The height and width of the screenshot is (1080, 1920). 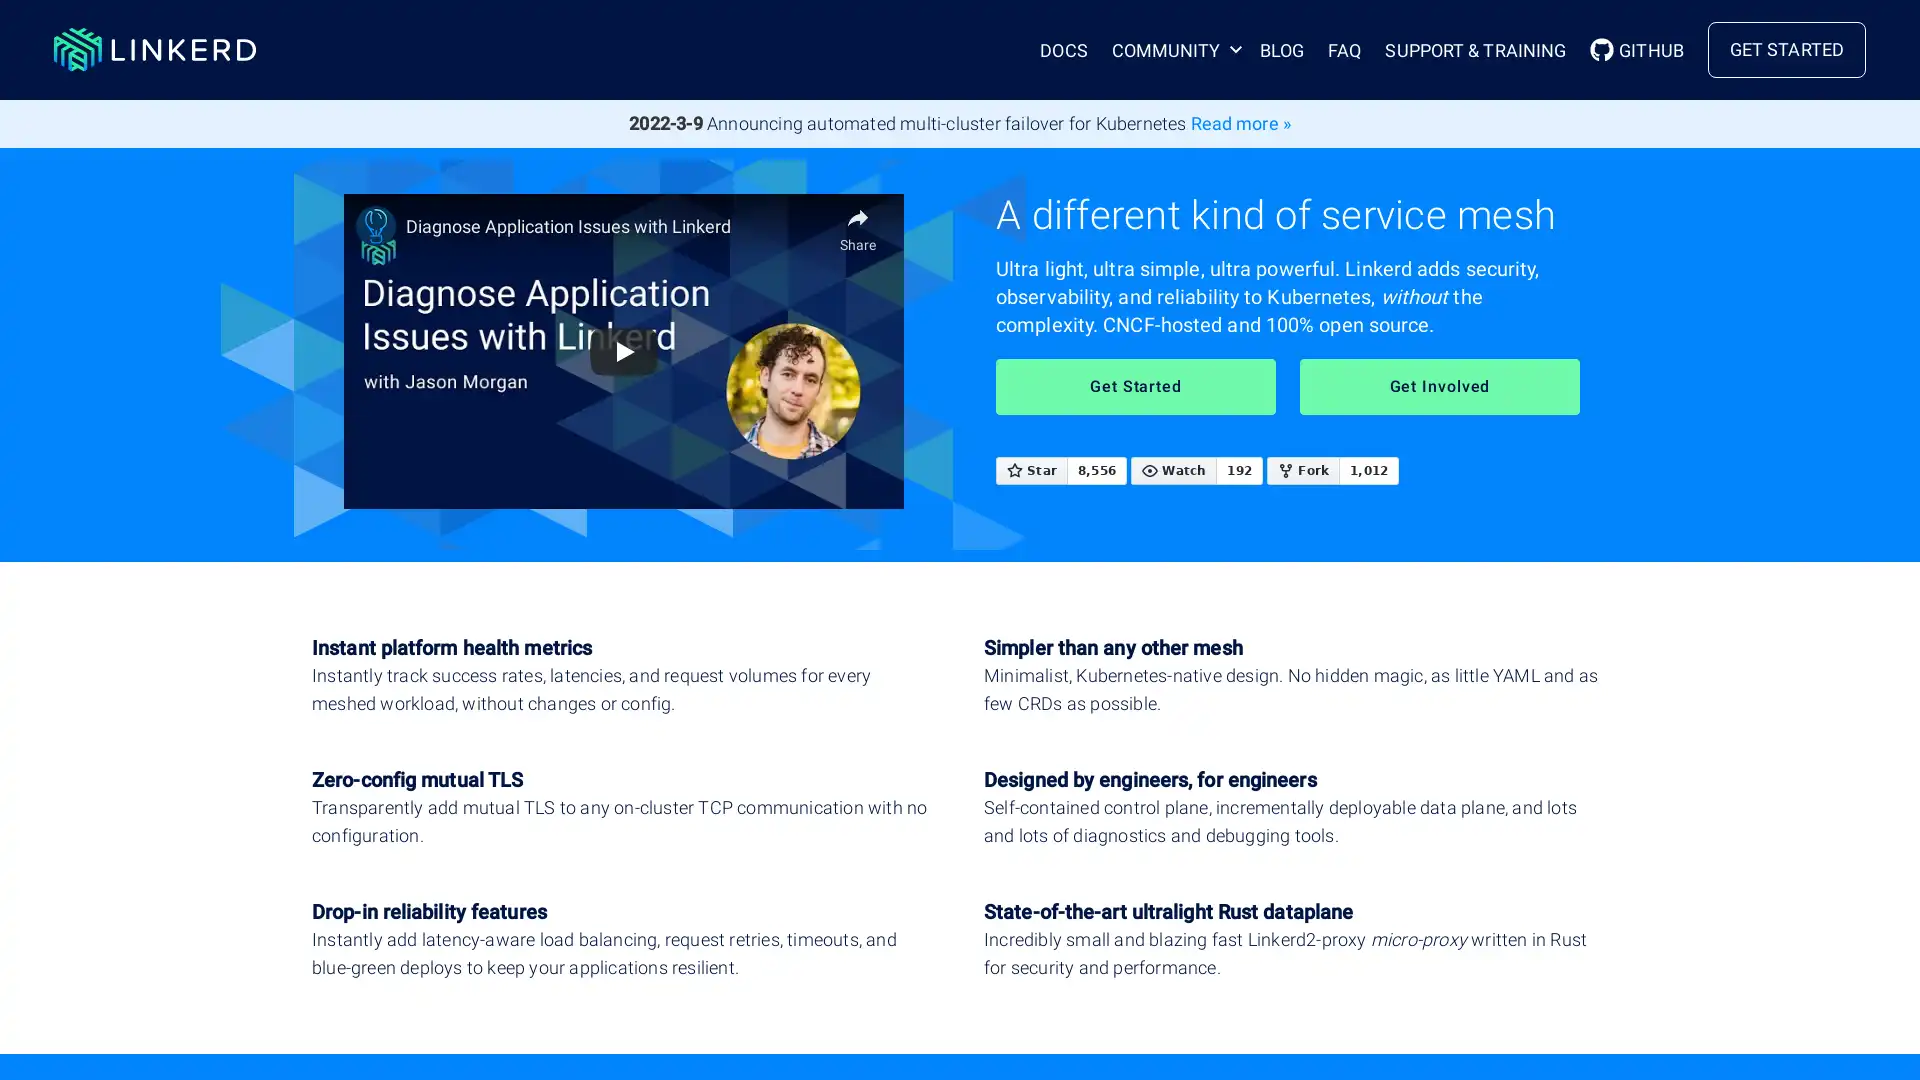 I want to click on COMMUNITY, so click(x=1172, y=48).